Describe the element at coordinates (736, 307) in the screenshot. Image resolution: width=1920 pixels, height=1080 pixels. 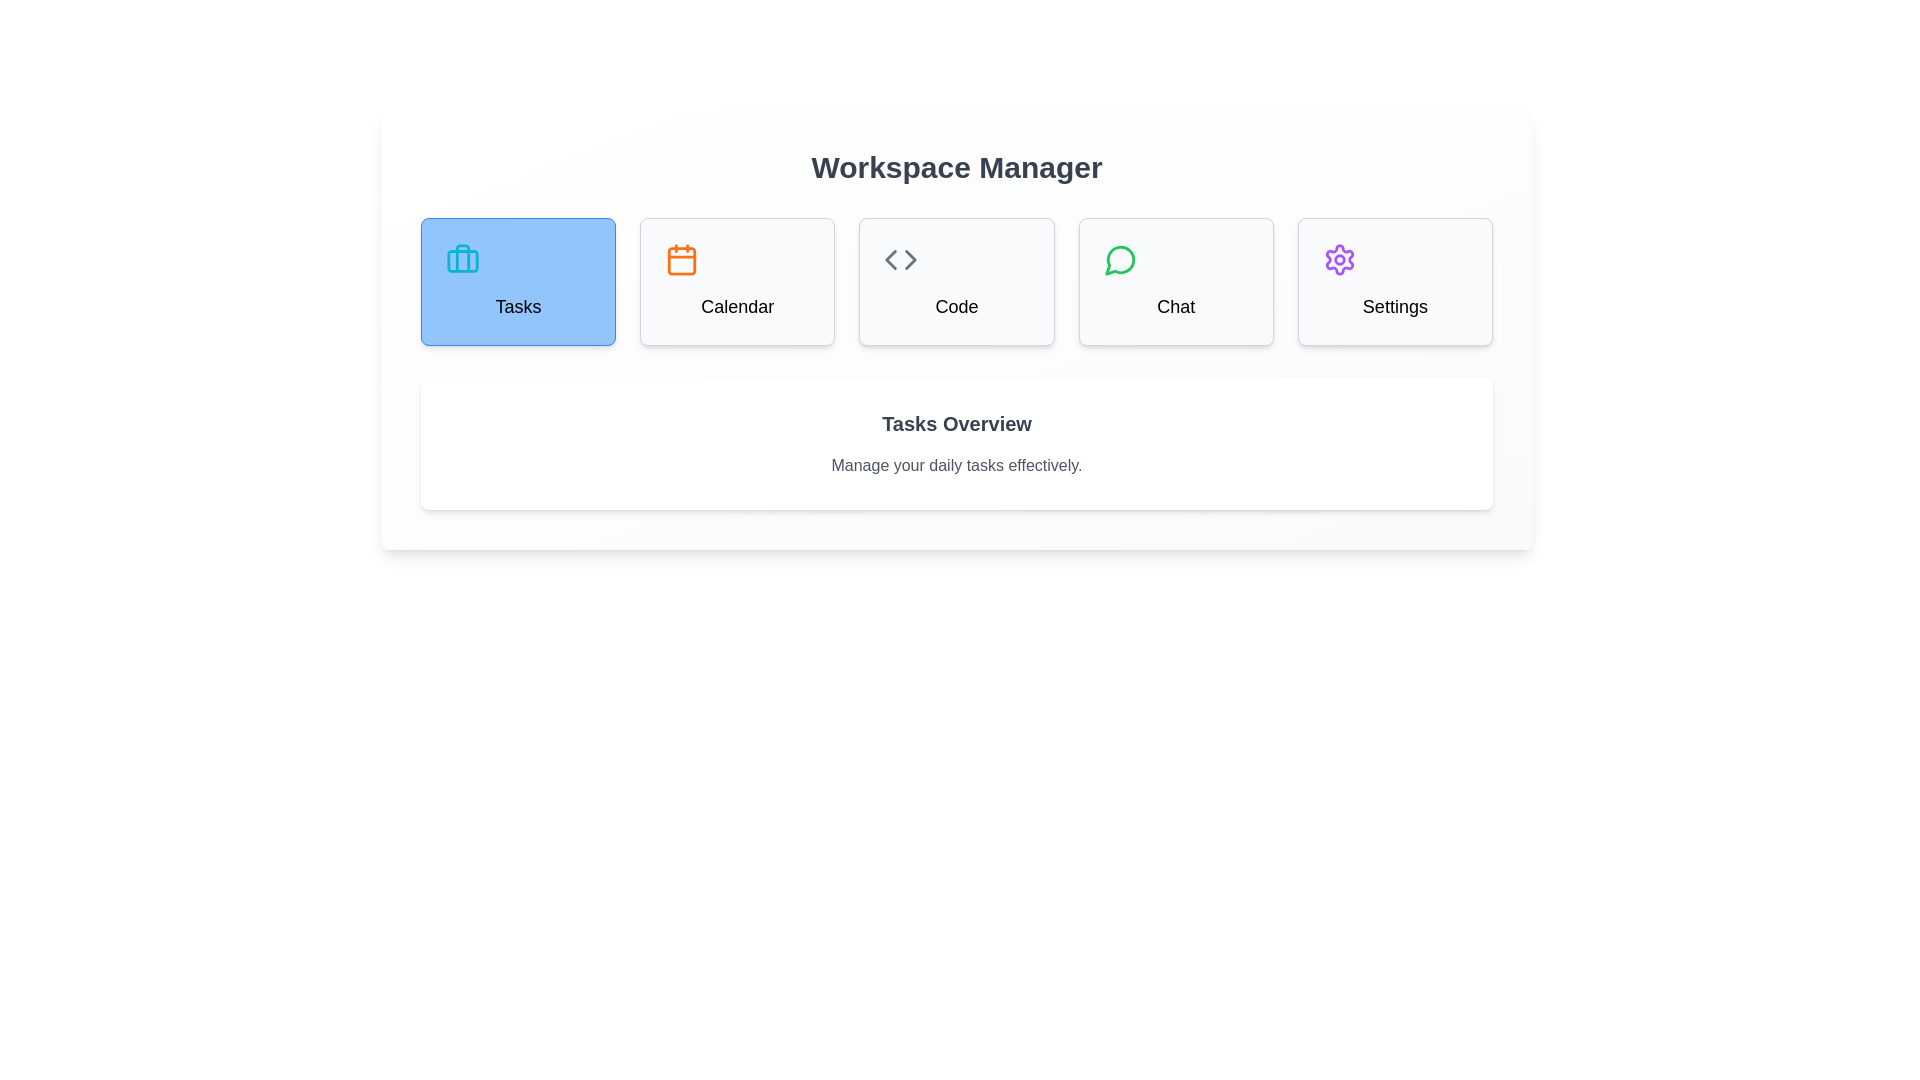
I see `the 'Calendar' text label which is prominently displayed in bold font within a card component, located below an orange calendar icon` at that location.